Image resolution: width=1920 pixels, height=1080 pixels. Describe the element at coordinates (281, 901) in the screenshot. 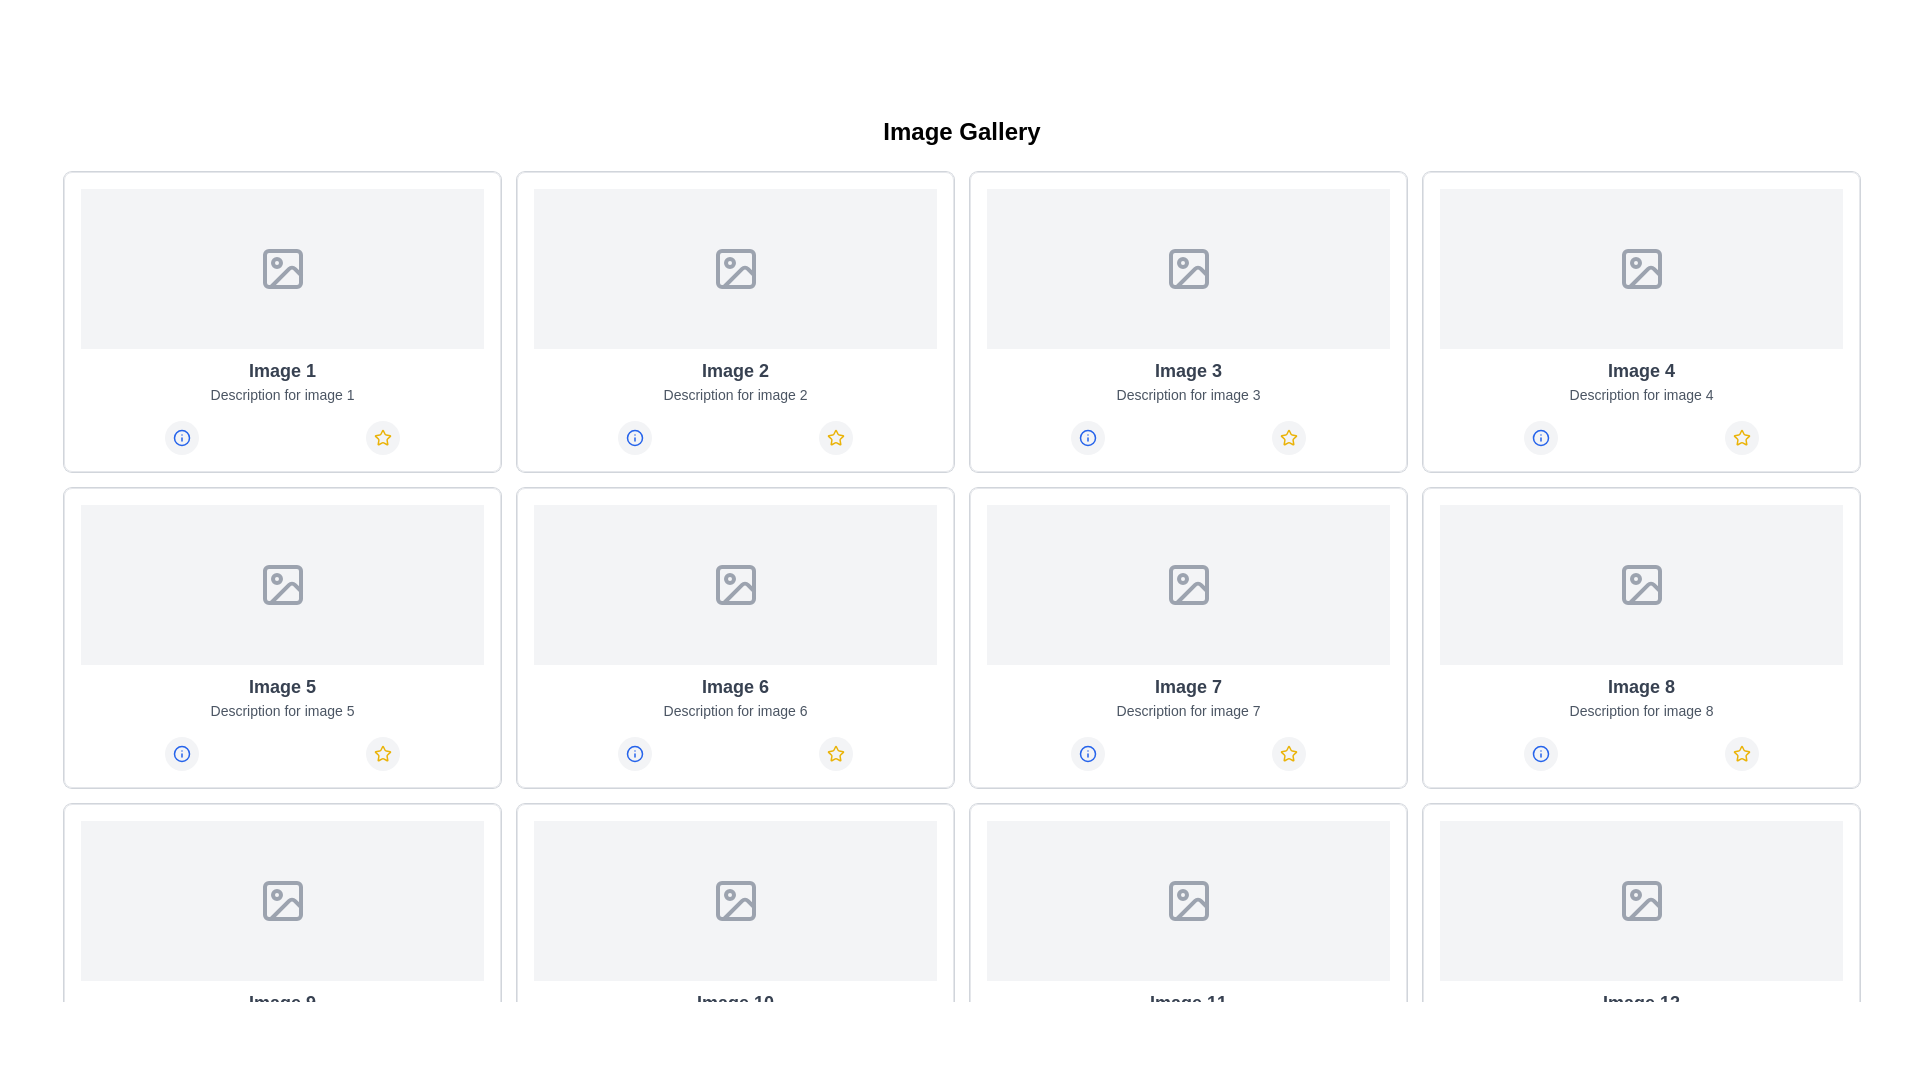

I see `the image icon representing 'Image 9' in the bottom-left corner of the Image Gallery, which features a rectangular frame with rounded edges and includes a circle overlapping a triangle, using a light gray color palette` at that location.